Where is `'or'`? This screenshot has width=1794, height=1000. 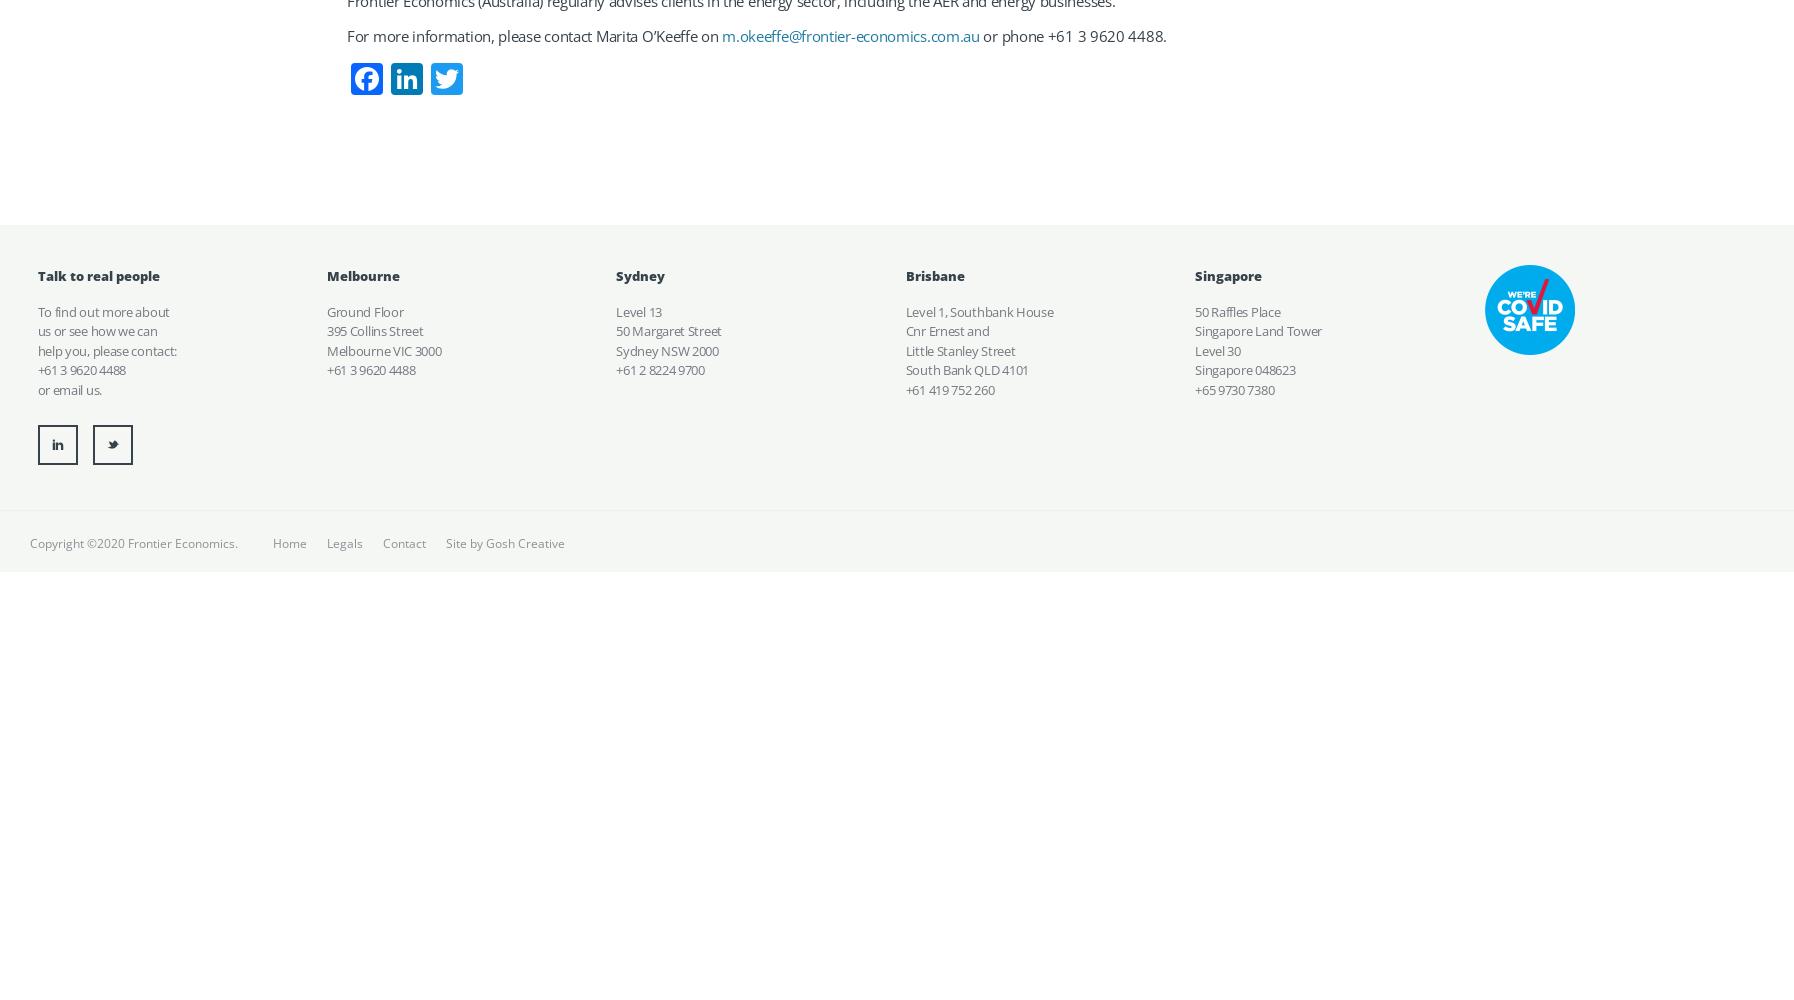 'or' is located at coordinates (43, 389).